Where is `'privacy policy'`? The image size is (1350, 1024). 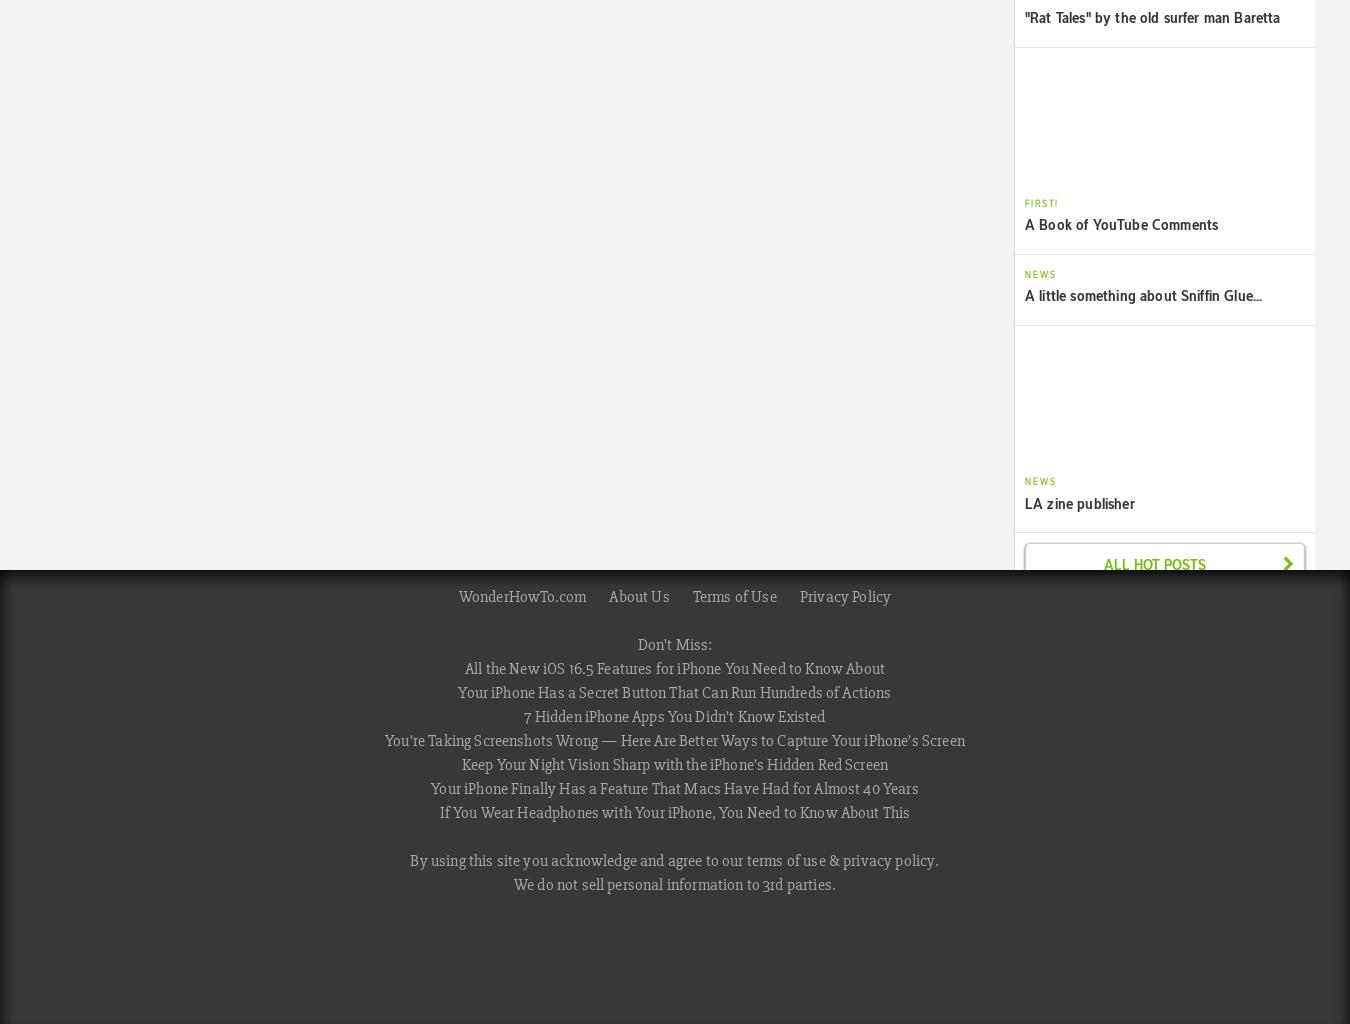 'privacy policy' is located at coordinates (888, 860).